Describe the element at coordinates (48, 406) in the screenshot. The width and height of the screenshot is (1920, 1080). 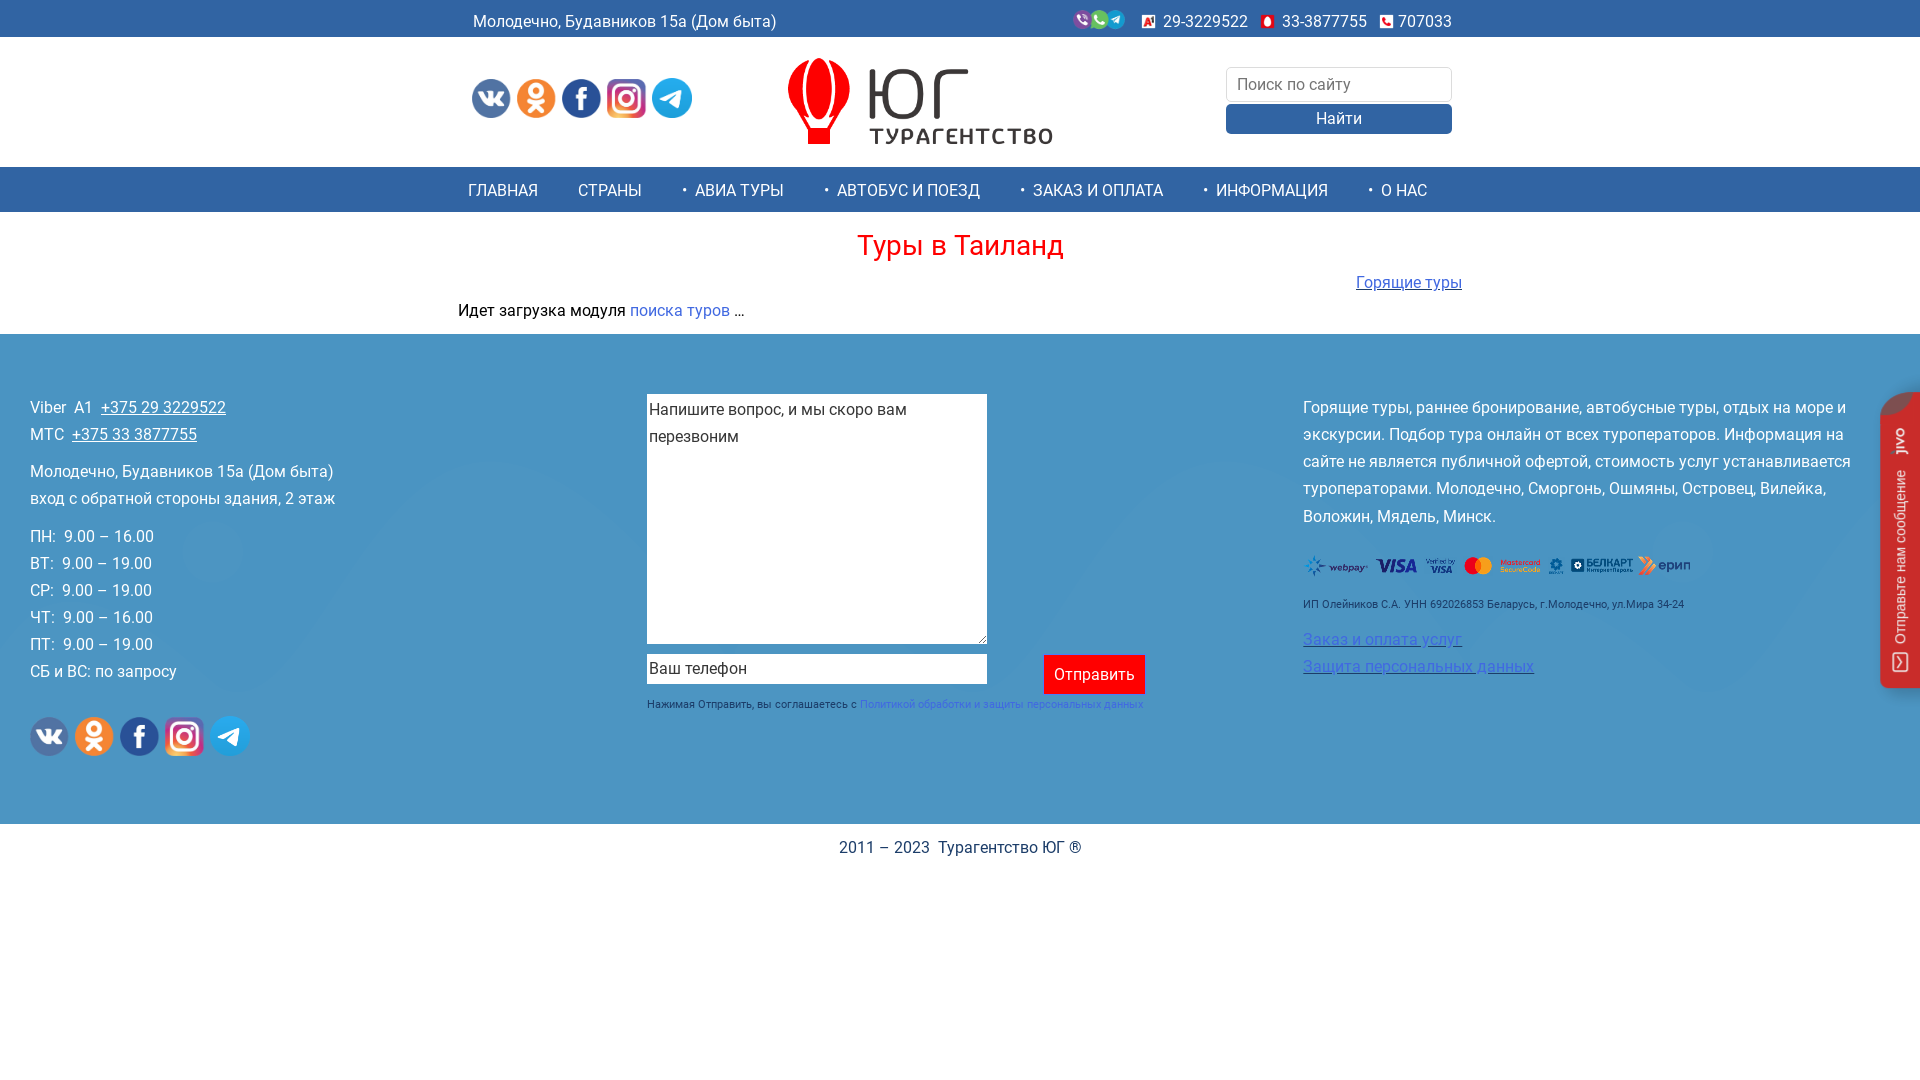
I see `'Viber'` at that location.